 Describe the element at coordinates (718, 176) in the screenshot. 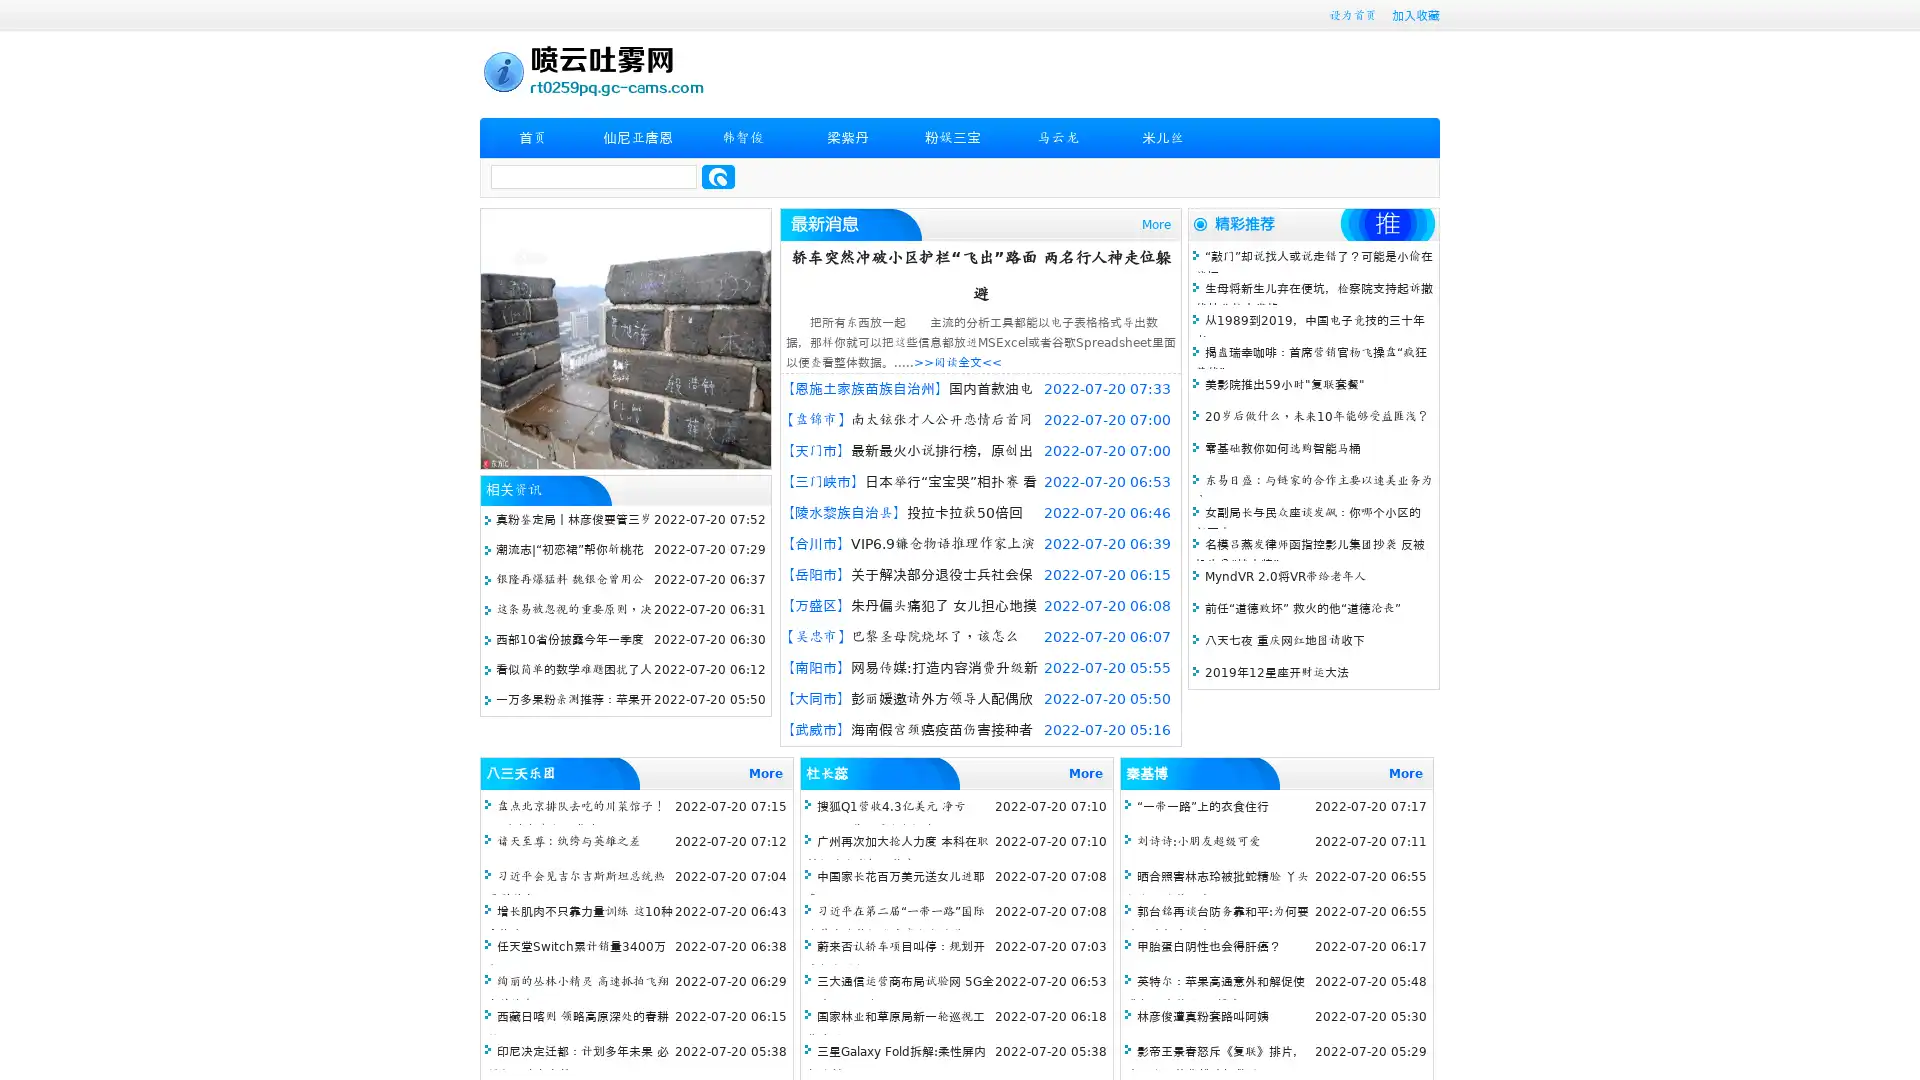

I see `Search` at that location.